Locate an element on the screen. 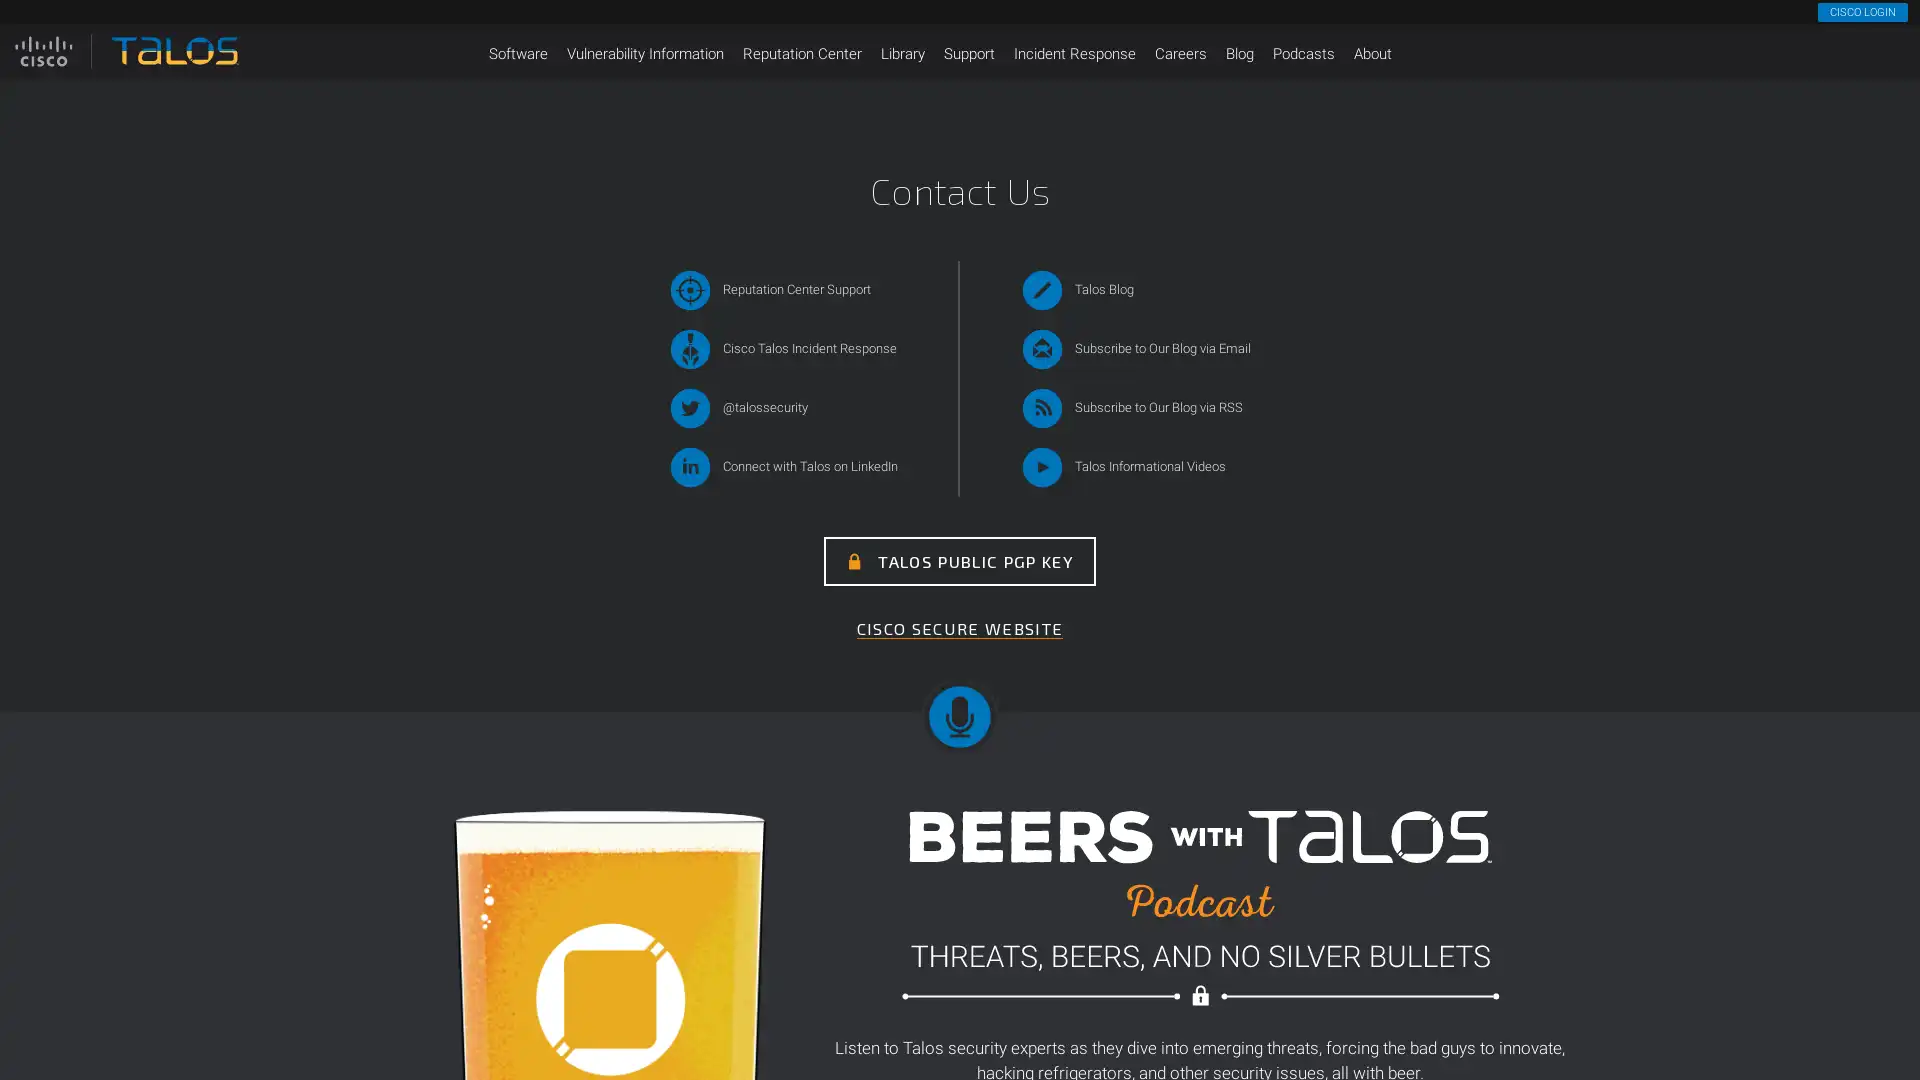 The image size is (1920, 1080). TALOS PUBLIC PGP KEY is located at coordinates (960, 561).